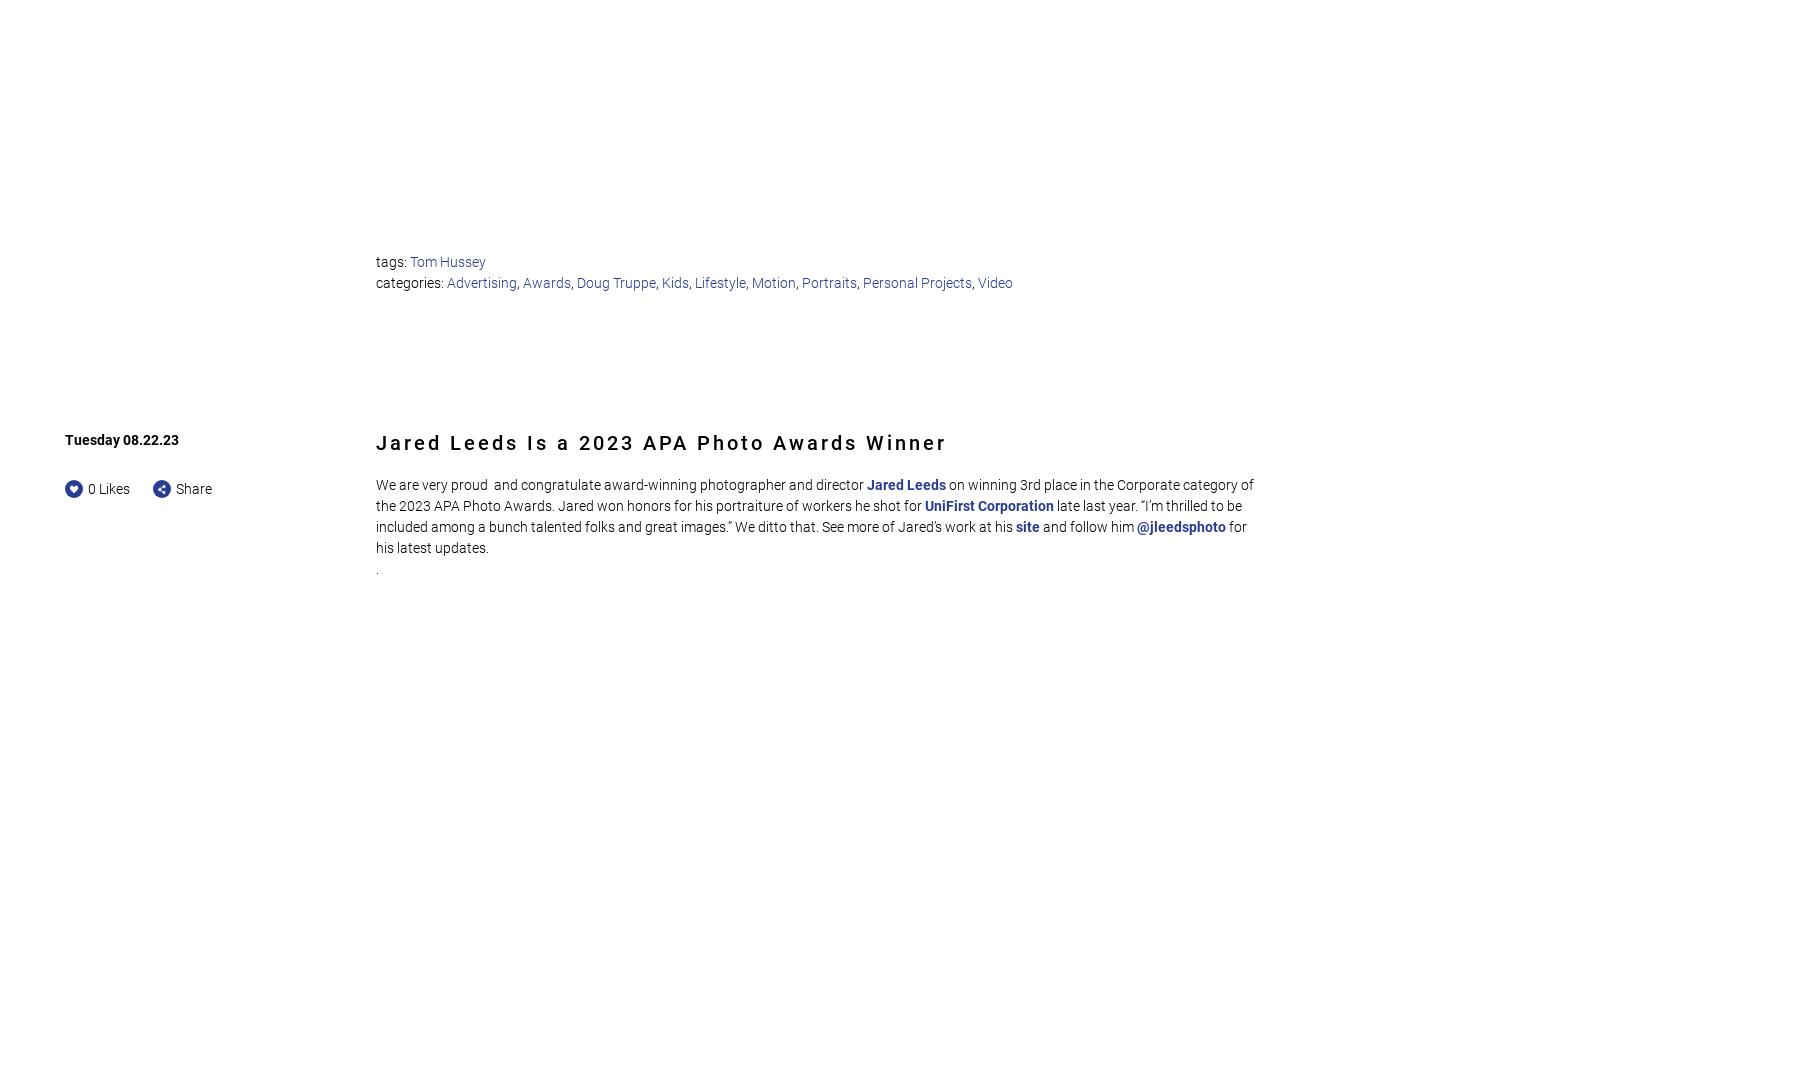 This screenshot has height=1076, width=1805. Describe the element at coordinates (750, 281) in the screenshot. I see `'Motion'` at that location.